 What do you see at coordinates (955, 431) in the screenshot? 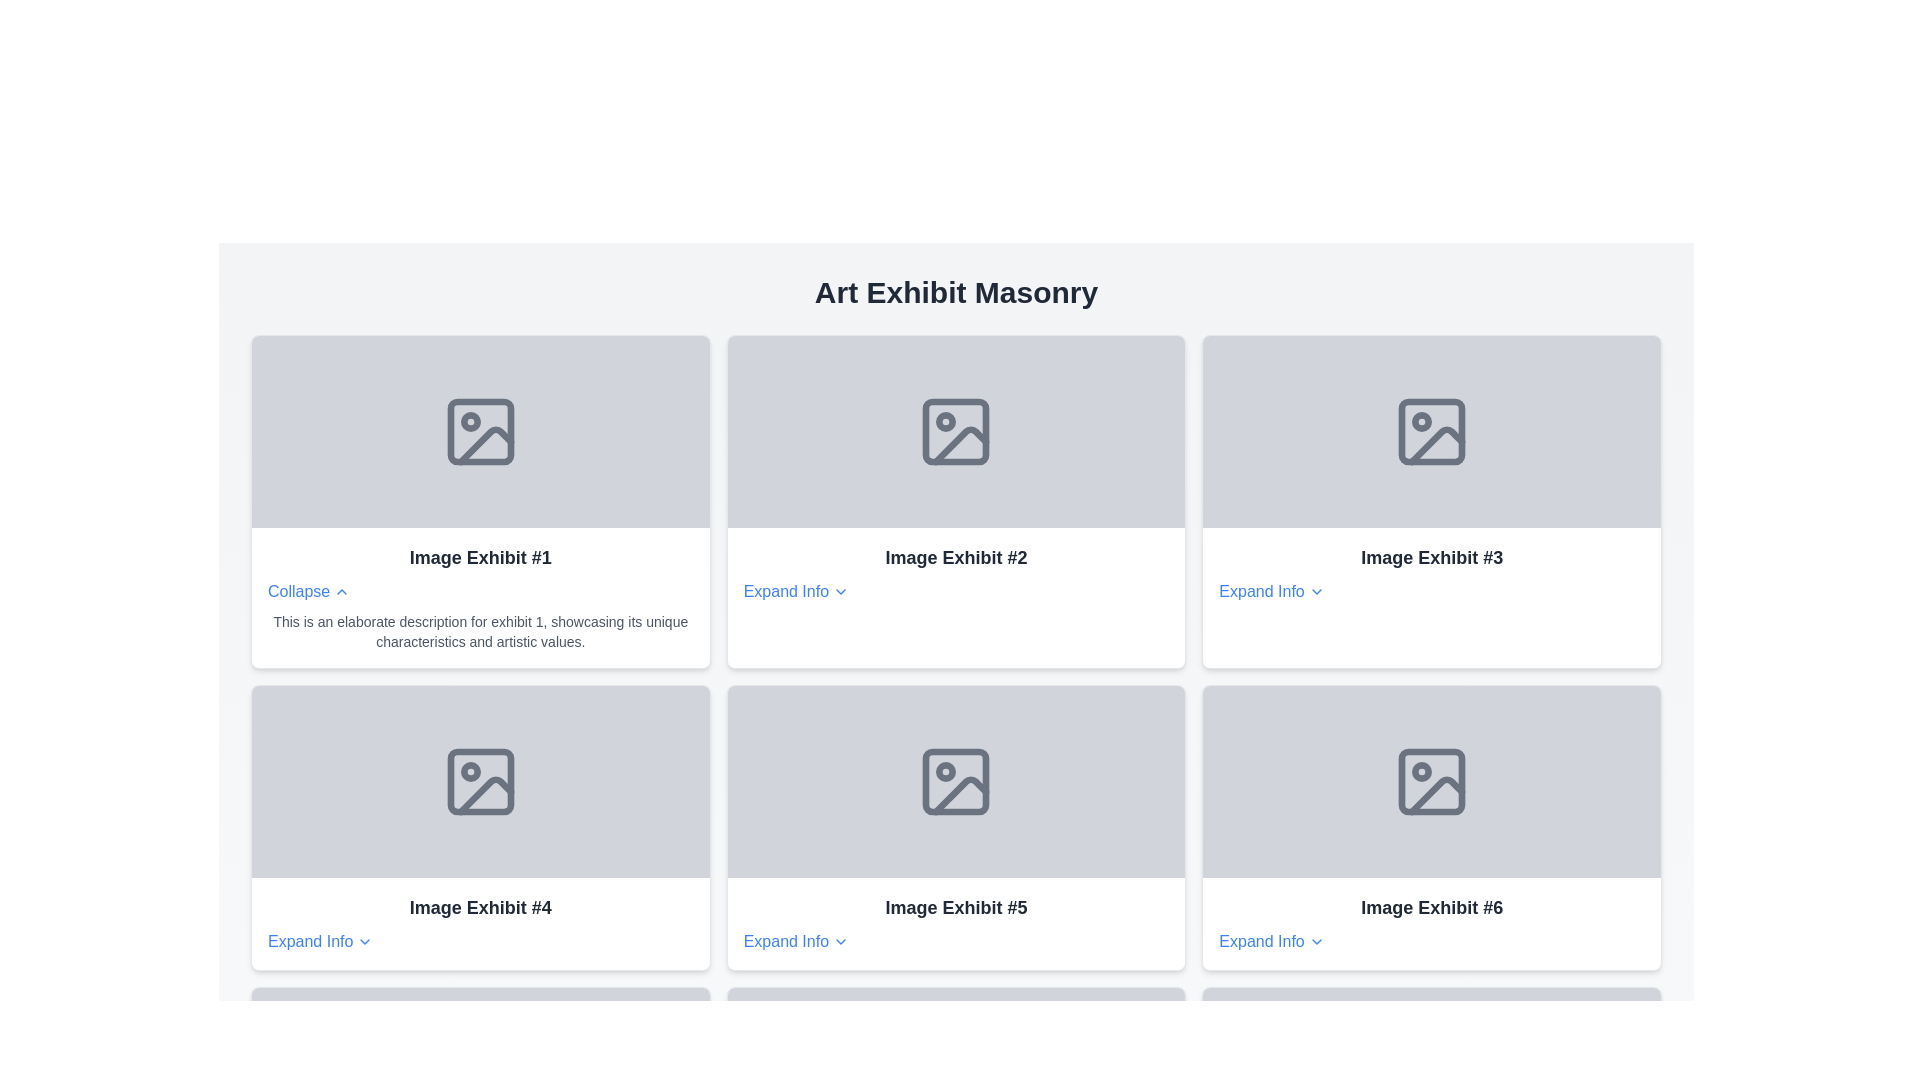
I see `the image icon represented by the decorative rectangle in the upper center of the 'Image Exhibit #2' panel` at bounding box center [955, 431].